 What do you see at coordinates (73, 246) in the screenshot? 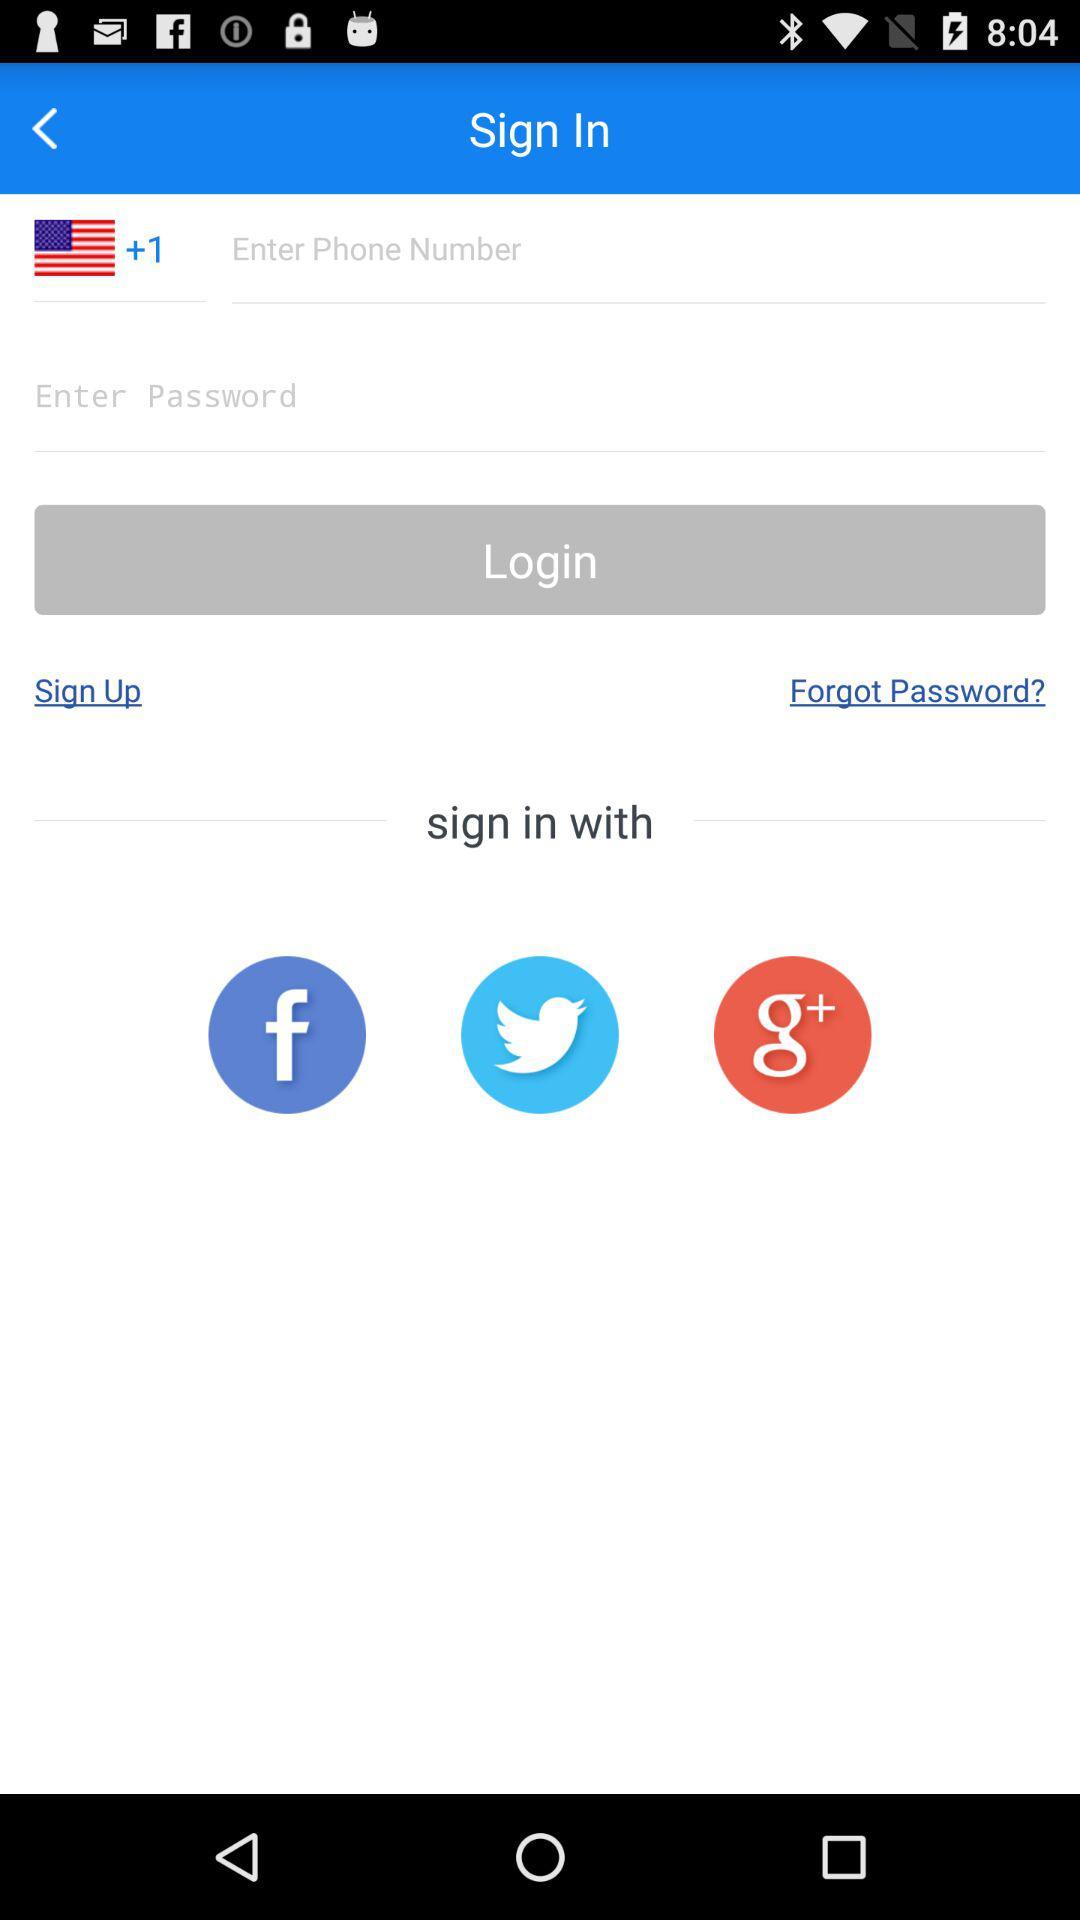
I see `the item to the left of the +1 item` at bounding box center [73, 246].